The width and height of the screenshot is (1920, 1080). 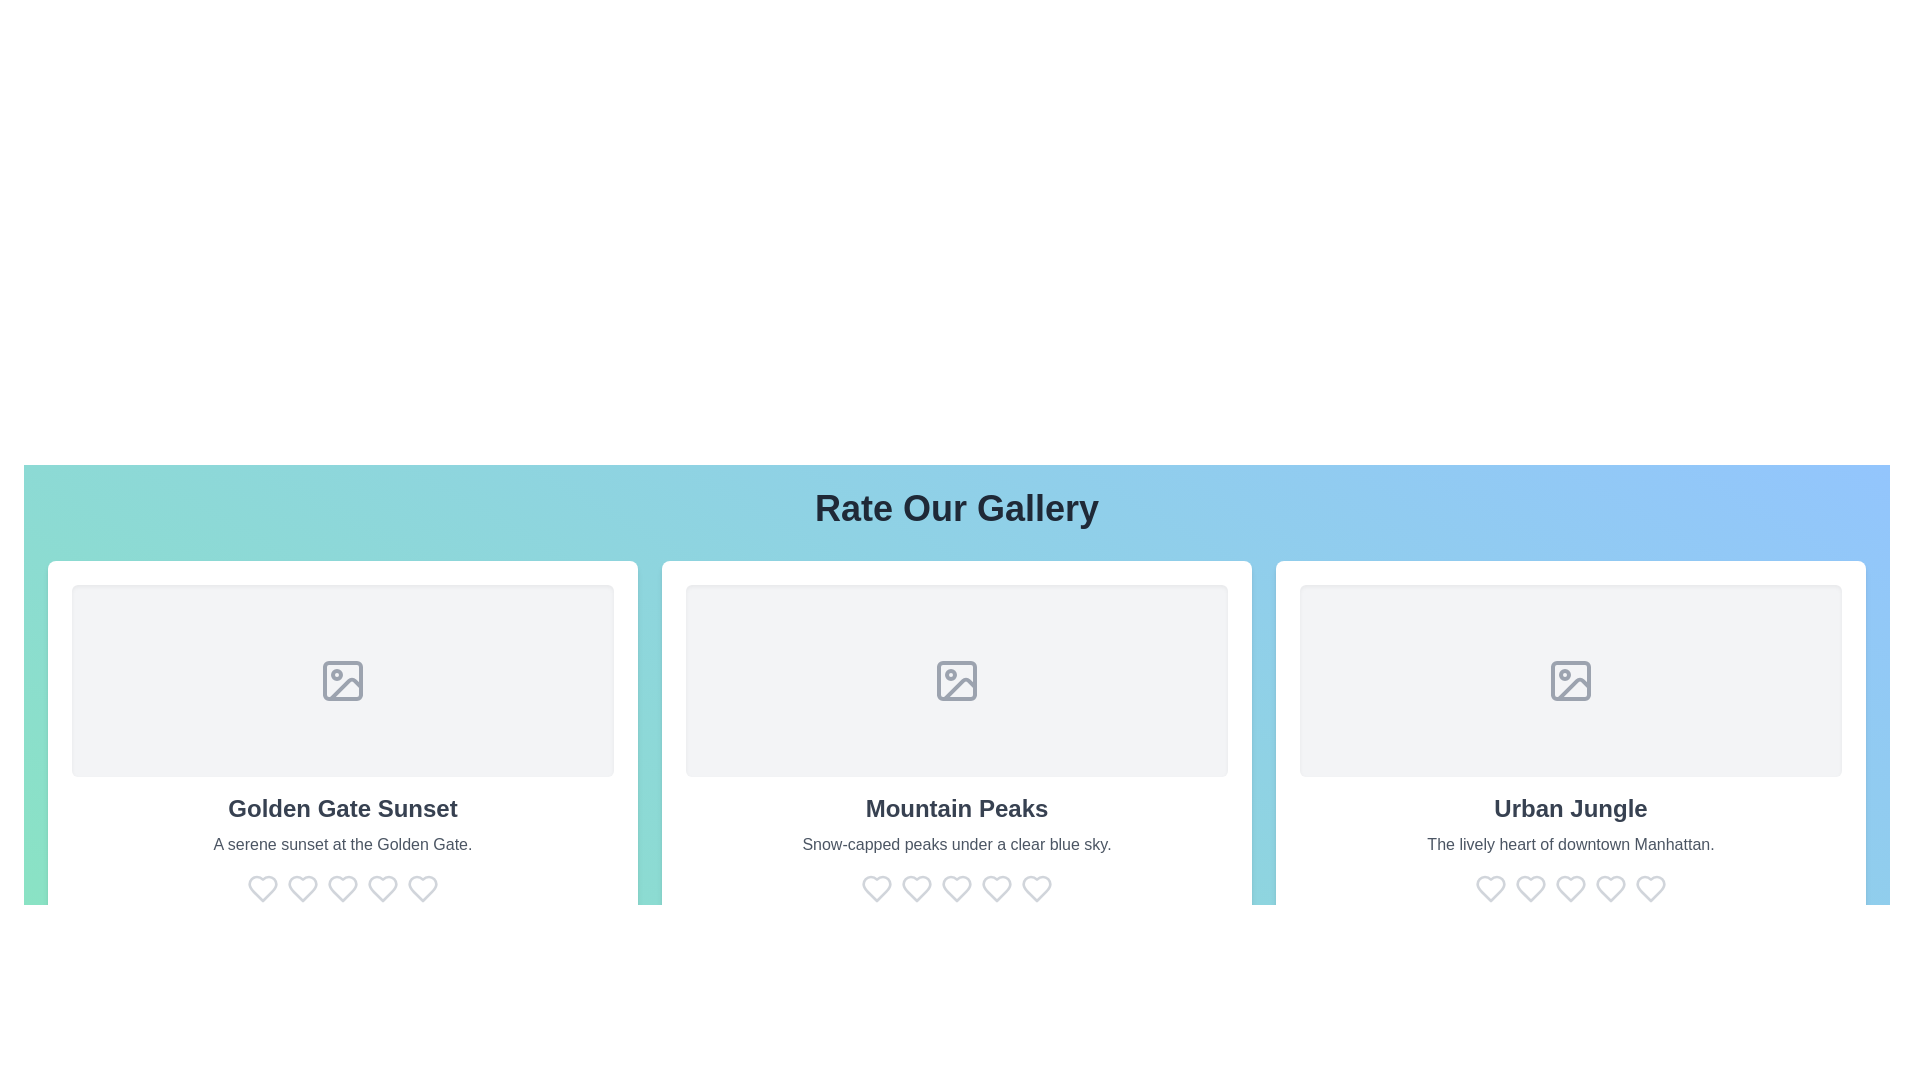 I want to click on the image placeholder for Mountain Peaks, so click(x=955, y=680).